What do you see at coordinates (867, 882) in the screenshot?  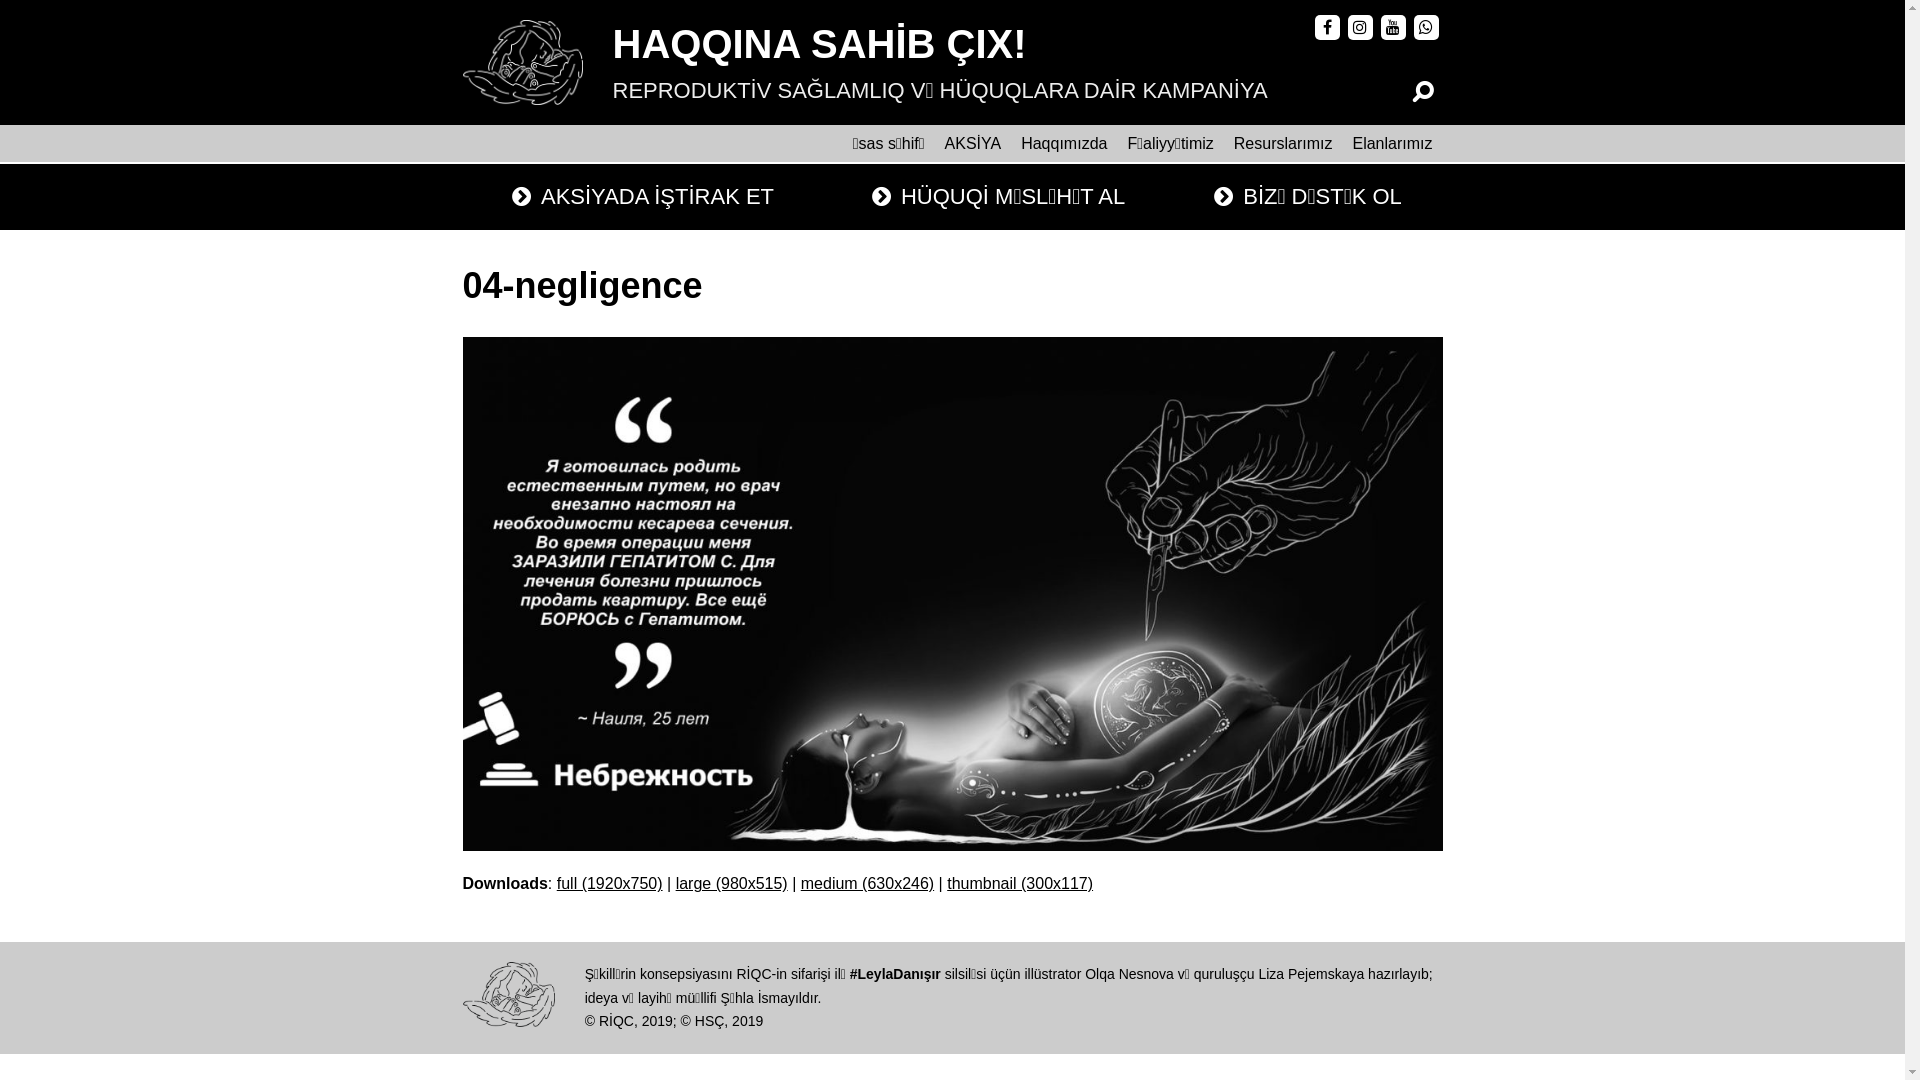 I see `'medium (630x246)'` at bounding box center [867, 882].